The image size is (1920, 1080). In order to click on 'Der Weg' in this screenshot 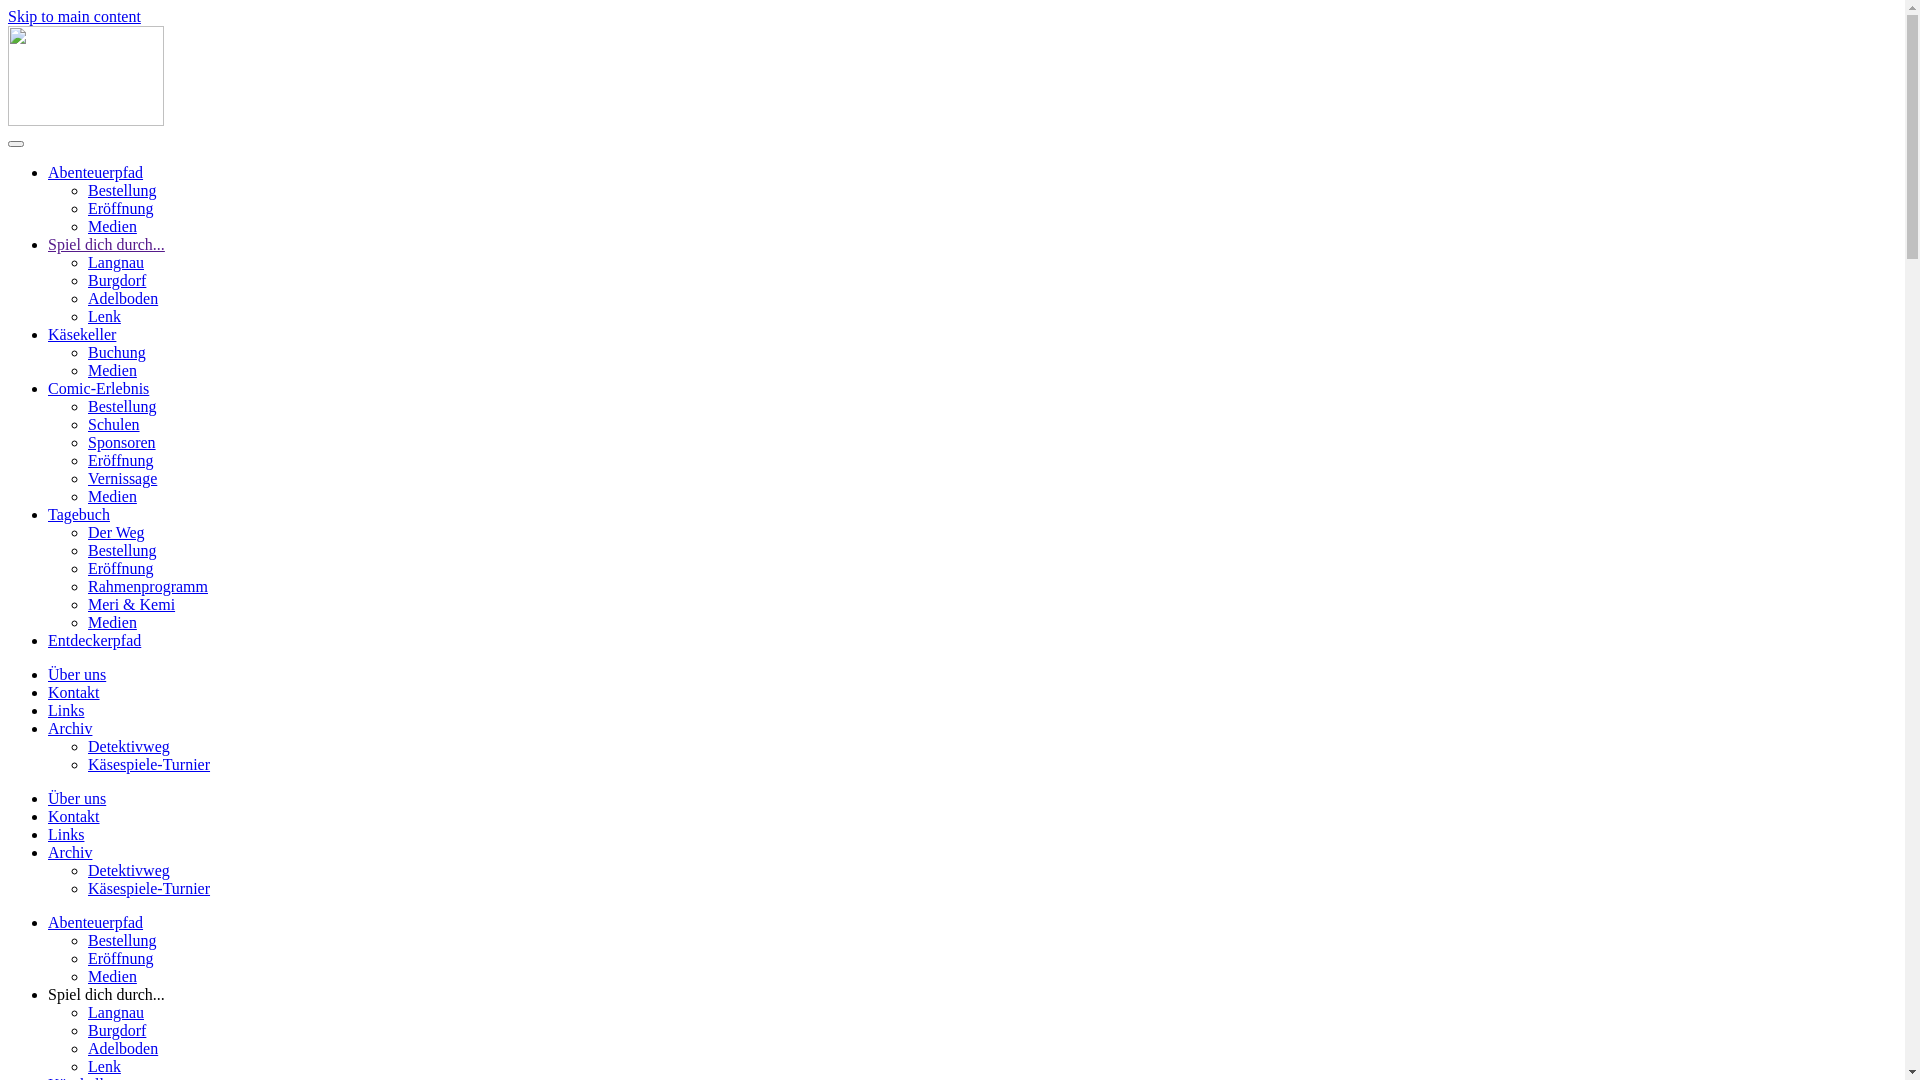, I will do `click(86, 531)`.